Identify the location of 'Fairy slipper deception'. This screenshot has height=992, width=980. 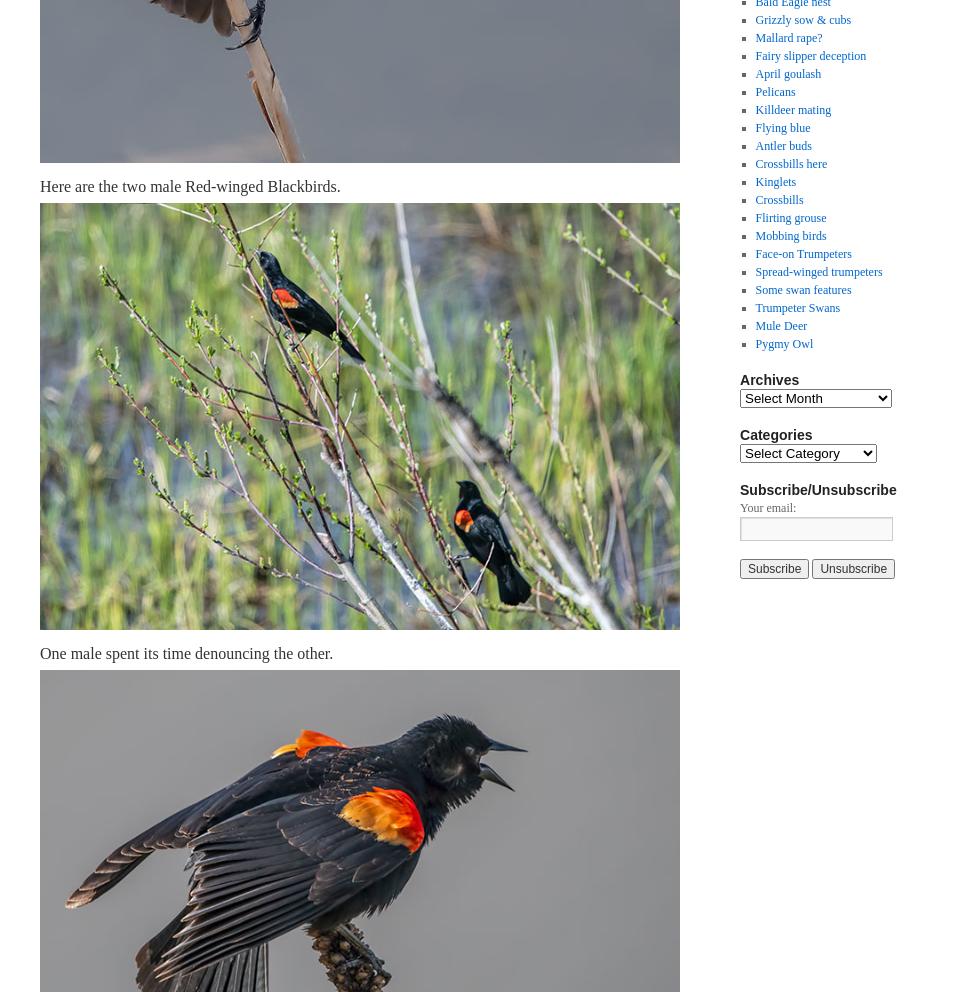
(810, 56).